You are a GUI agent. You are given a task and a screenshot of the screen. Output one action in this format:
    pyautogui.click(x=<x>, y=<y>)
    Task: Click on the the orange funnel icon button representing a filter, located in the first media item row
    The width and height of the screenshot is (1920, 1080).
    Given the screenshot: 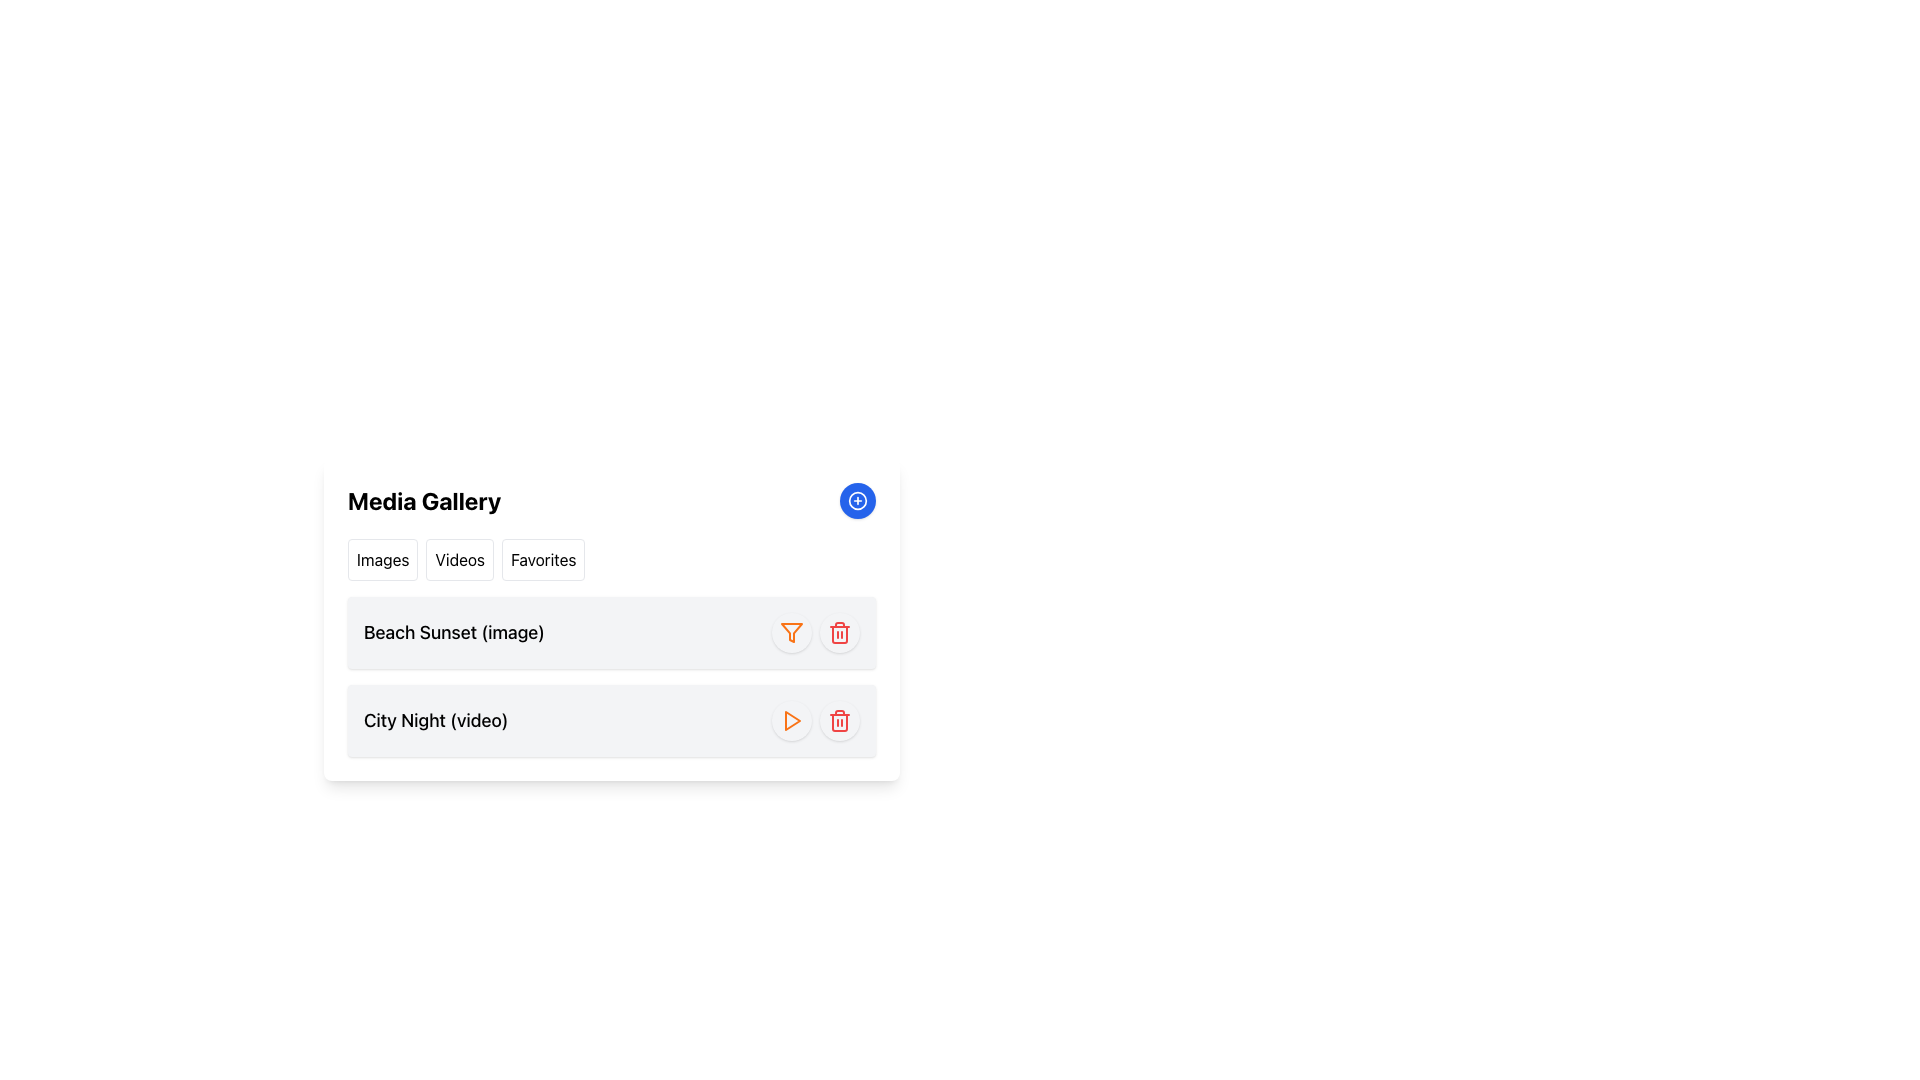 What is the action you would take?
    pyautogui.click(x=791, y=632)
    